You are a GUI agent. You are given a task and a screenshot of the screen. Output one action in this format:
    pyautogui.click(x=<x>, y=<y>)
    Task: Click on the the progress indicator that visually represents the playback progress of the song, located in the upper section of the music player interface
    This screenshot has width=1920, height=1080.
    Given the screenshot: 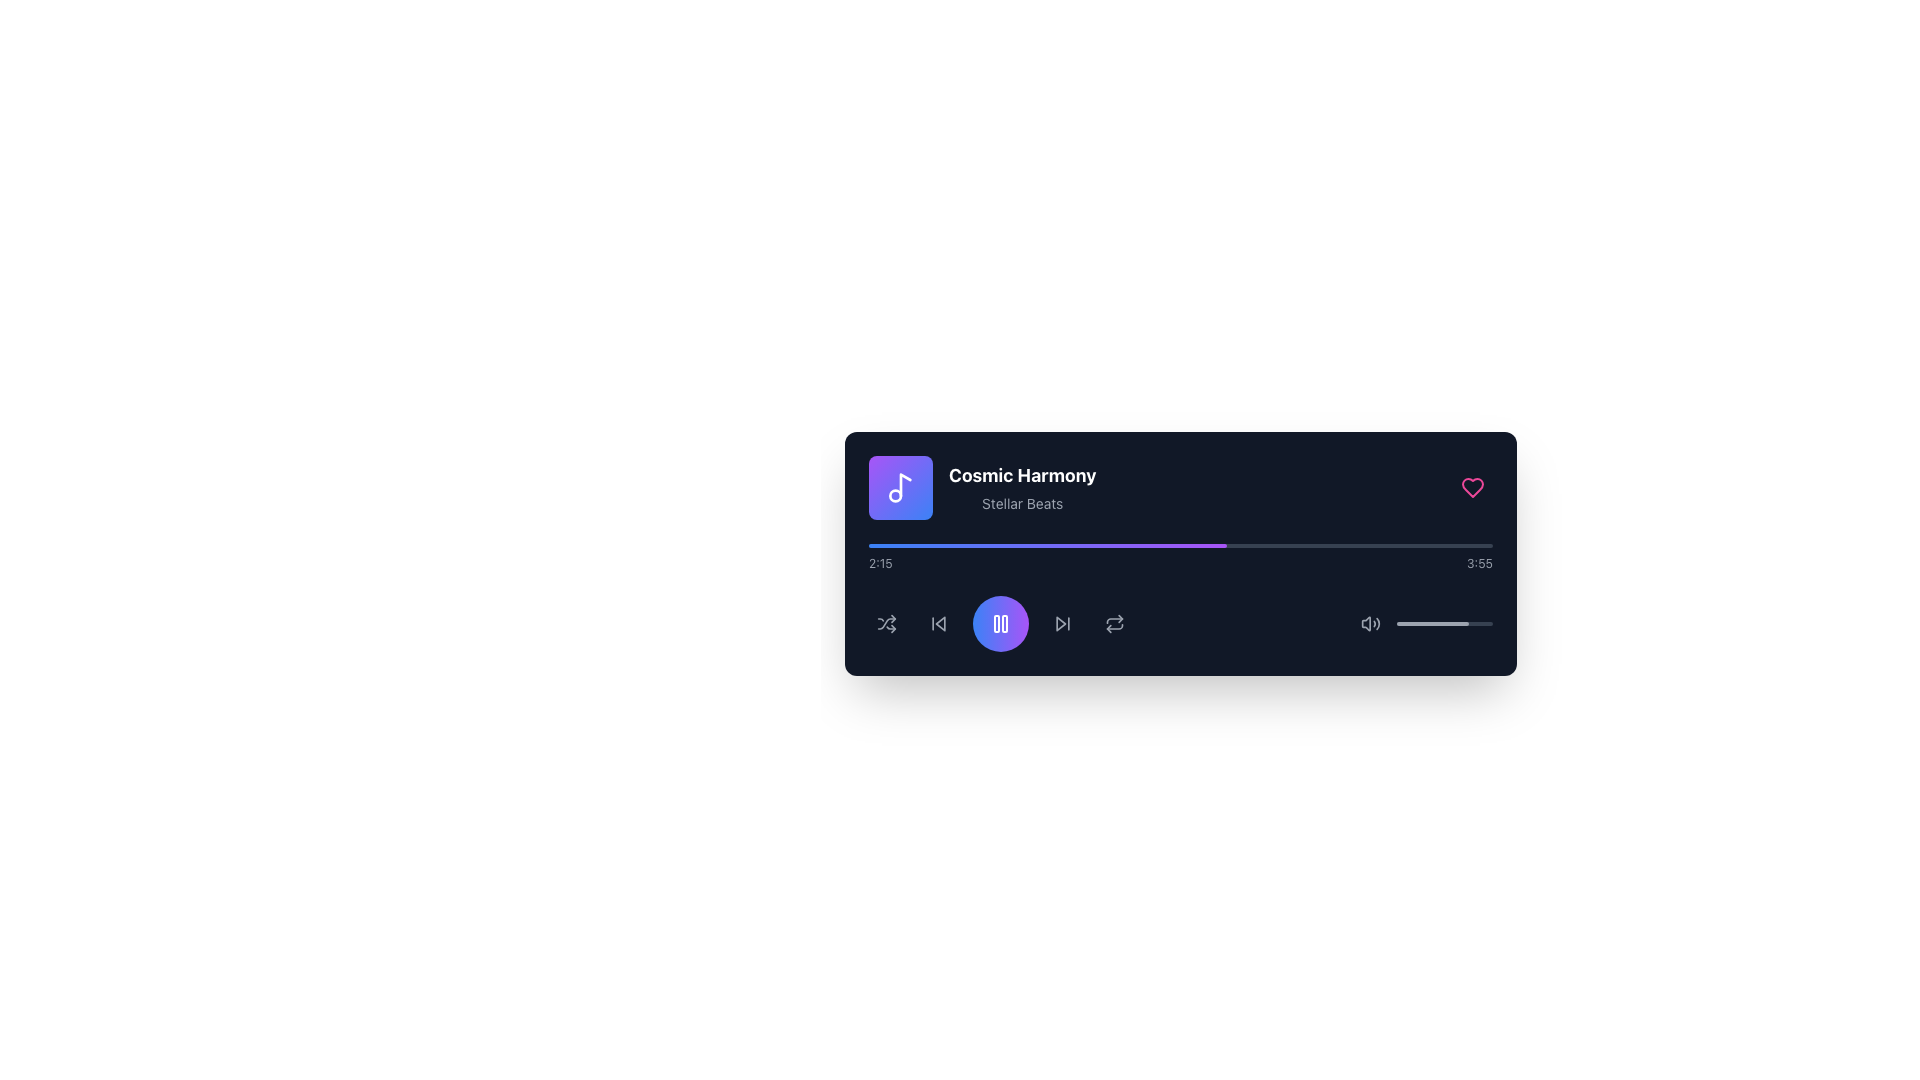 What is the action you would take?
    pyautogui.click(x=1047, y=546)
    